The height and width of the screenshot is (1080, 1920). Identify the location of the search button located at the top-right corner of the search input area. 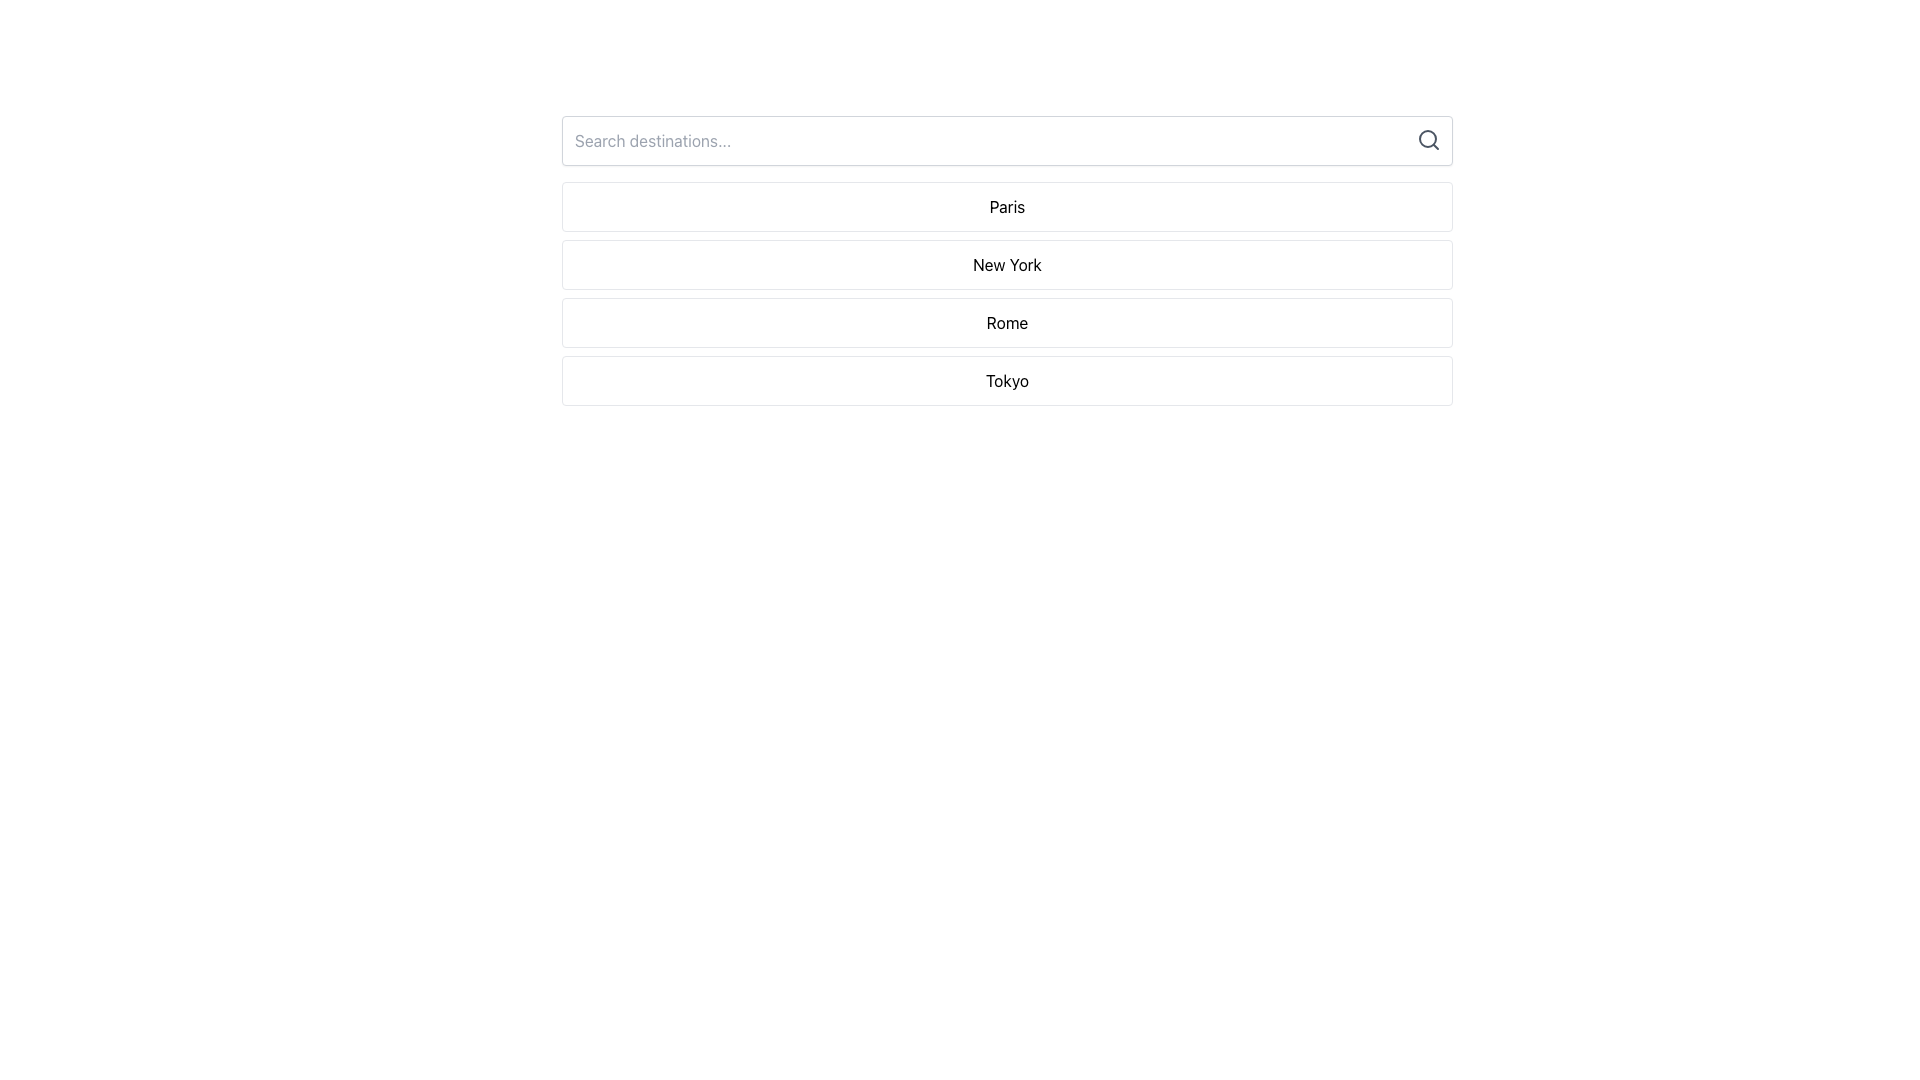
(1428, 138).